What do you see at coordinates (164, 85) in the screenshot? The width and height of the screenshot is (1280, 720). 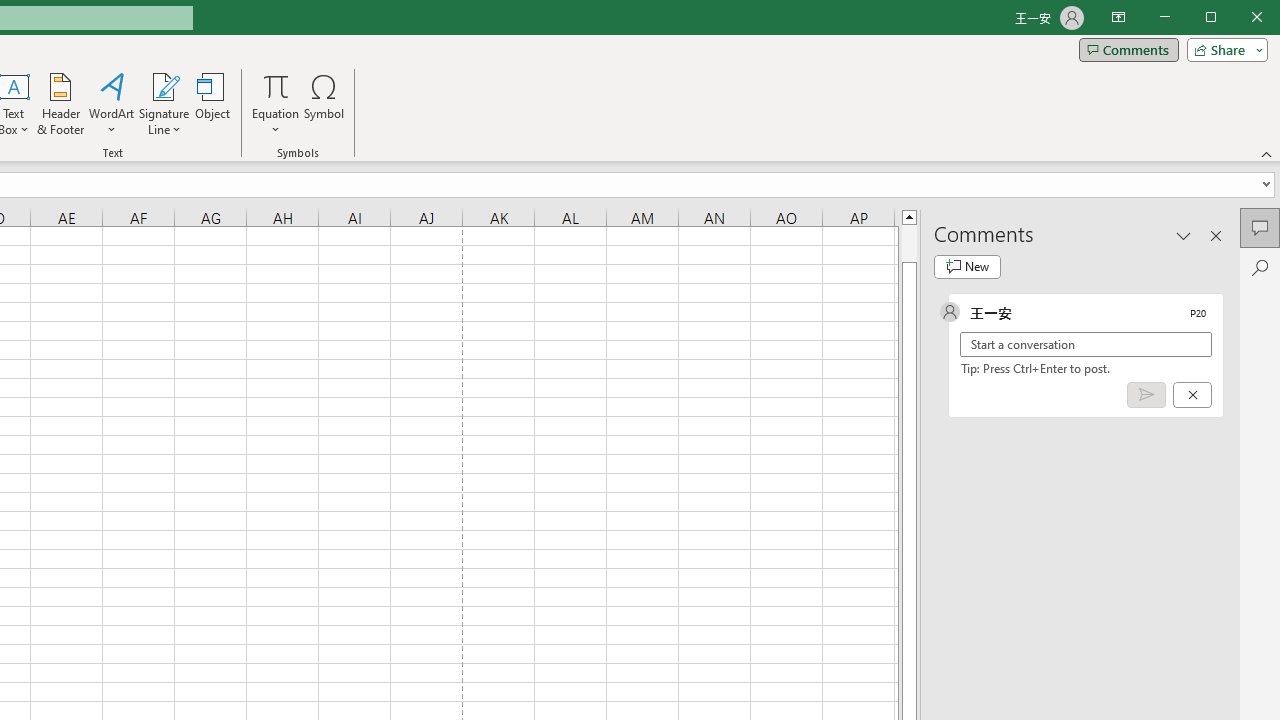 I see `'Signature Line'` at bounding box center [164, 85].